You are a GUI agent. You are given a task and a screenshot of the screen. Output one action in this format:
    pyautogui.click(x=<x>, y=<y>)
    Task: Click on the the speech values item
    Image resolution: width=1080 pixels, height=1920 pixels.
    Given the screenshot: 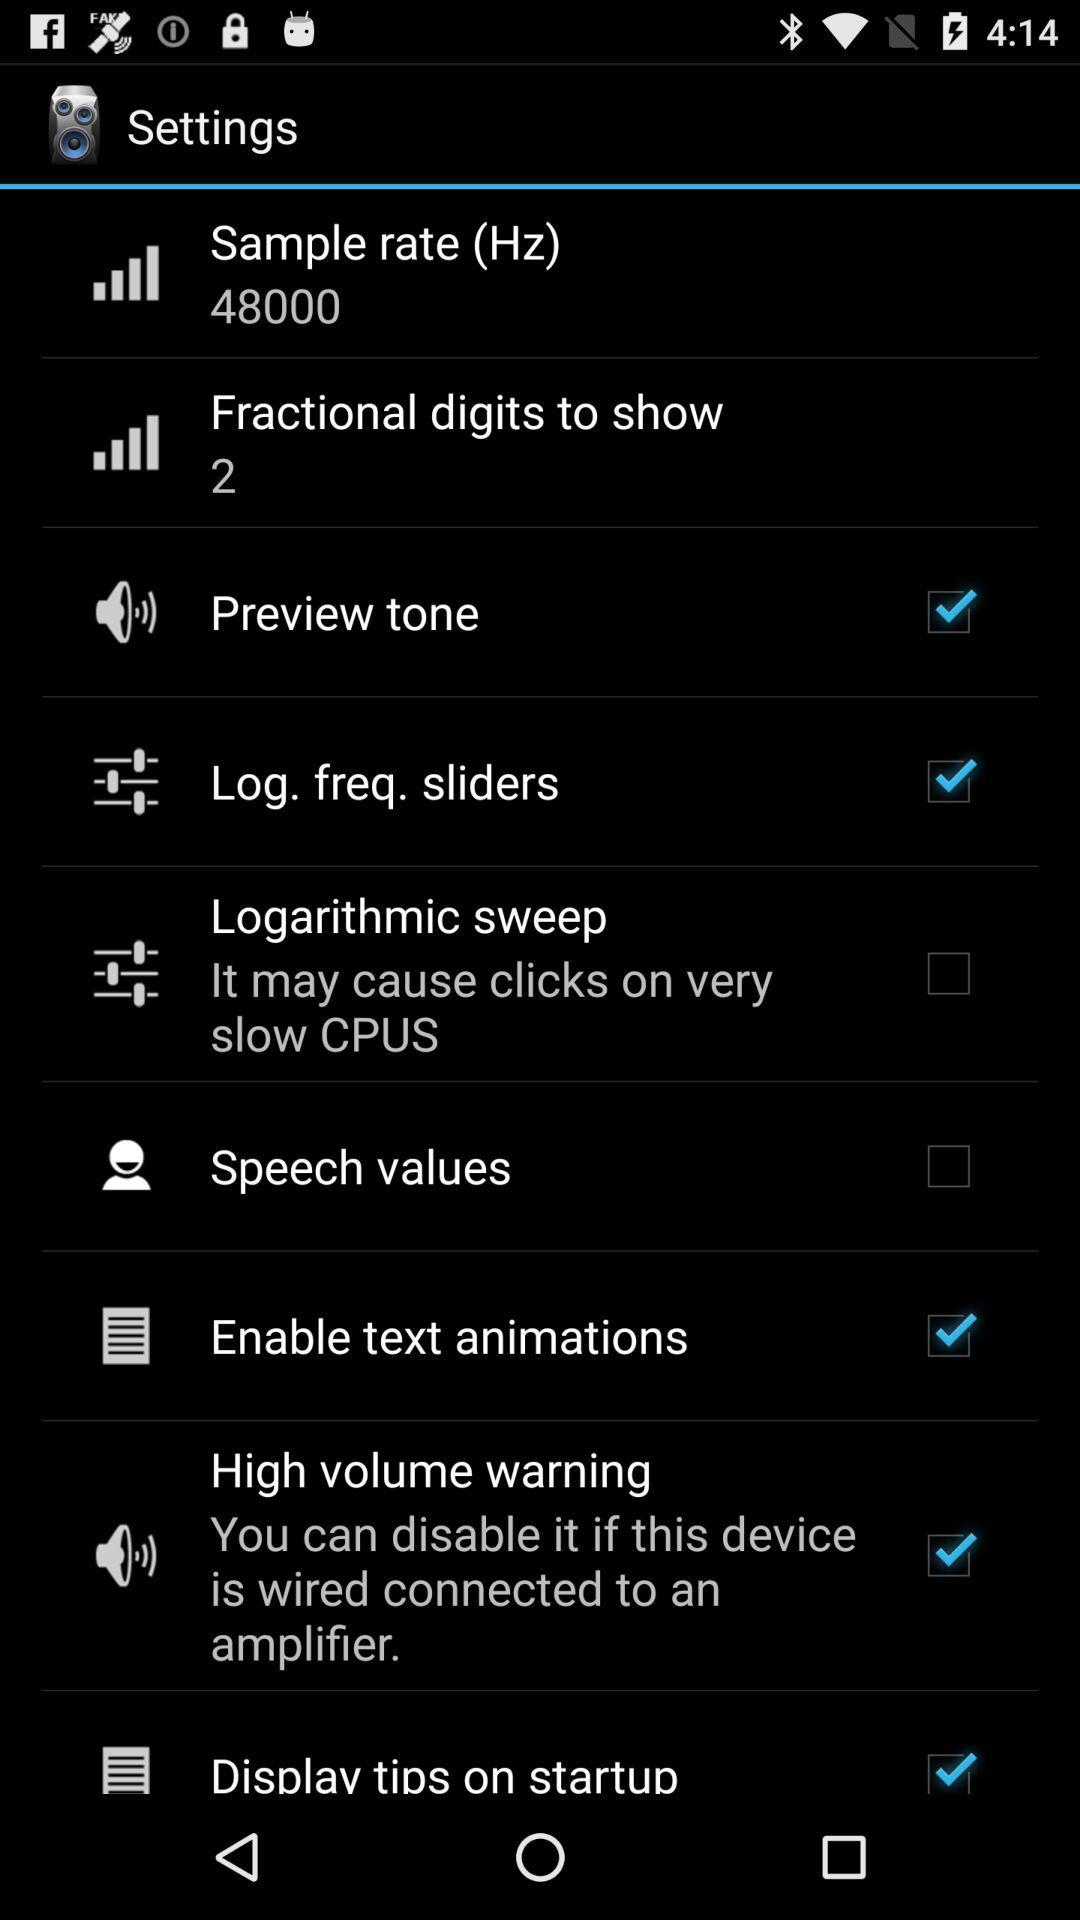 What is the action you would take?
    pyautogui.click(x=360, y=1165)
    